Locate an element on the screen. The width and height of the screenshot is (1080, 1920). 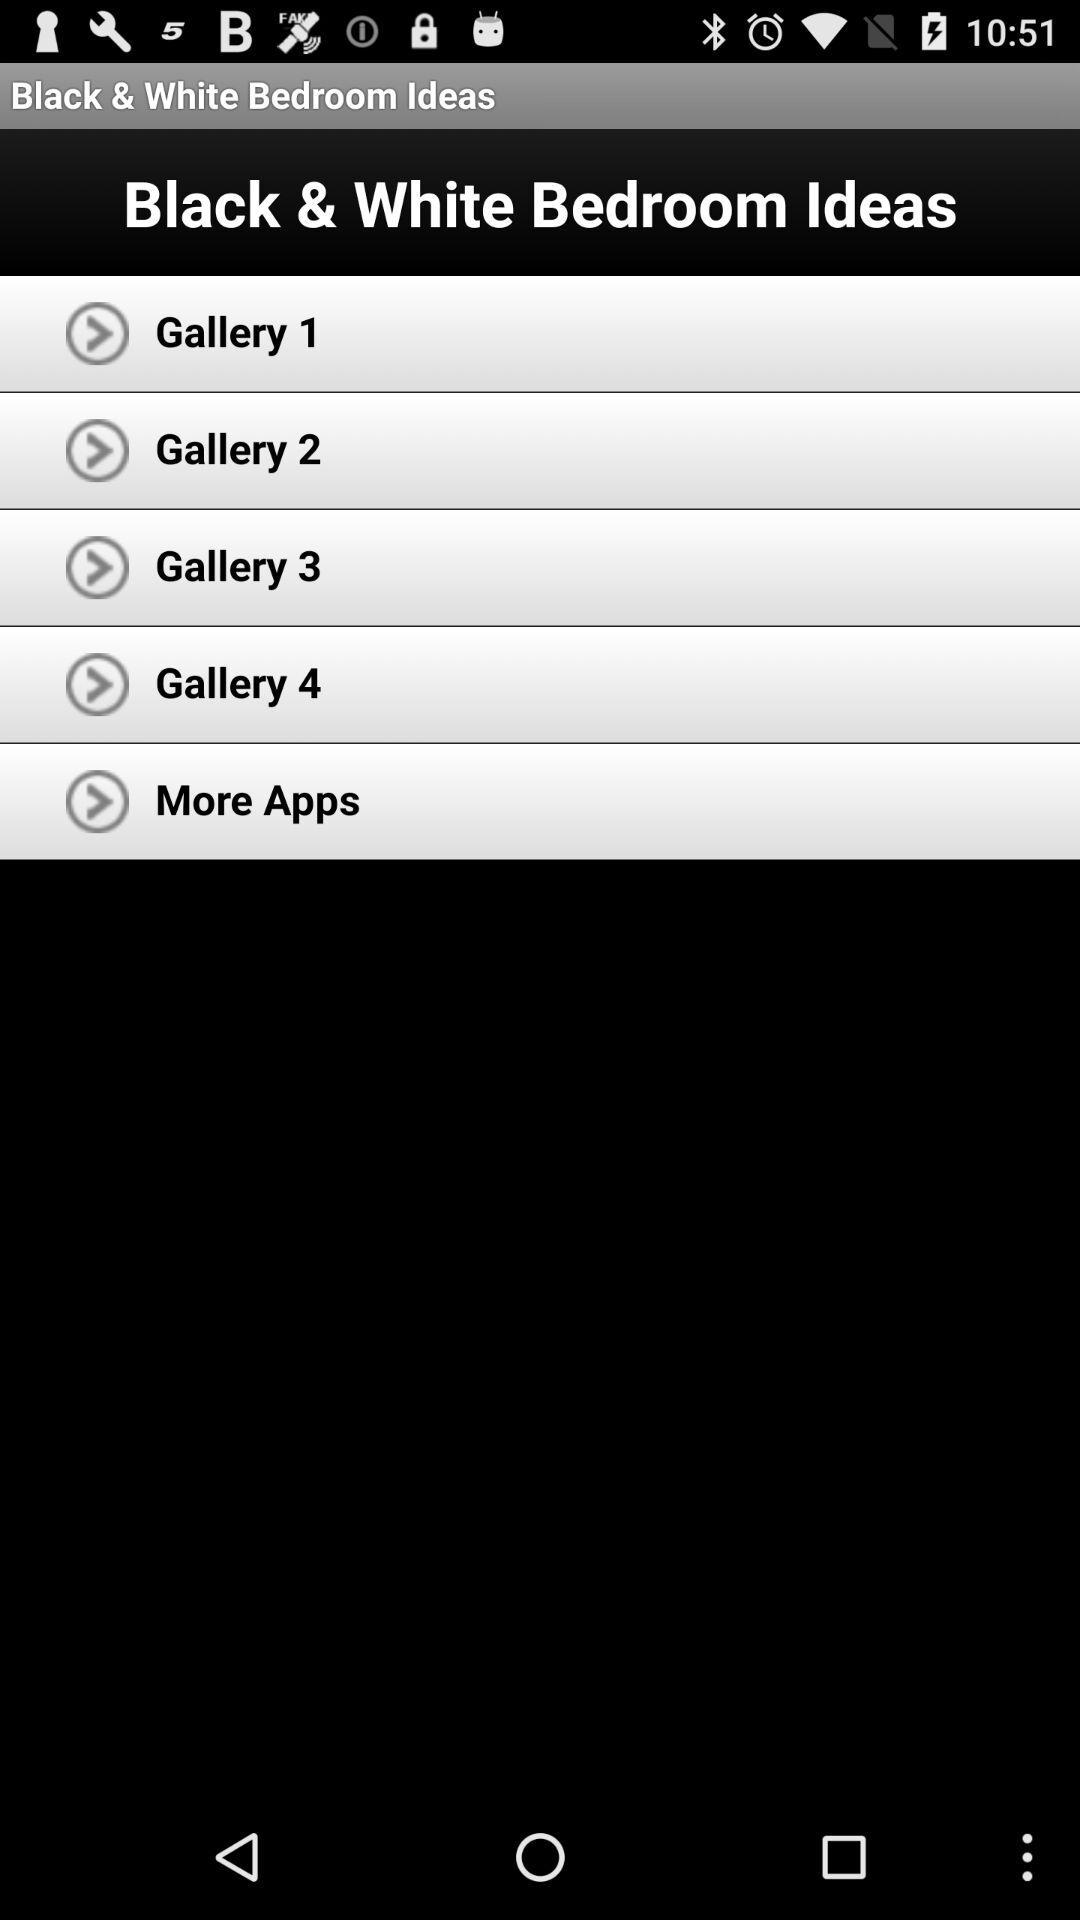
item below the gallery 1 icon is located at coordinates (237, 446).